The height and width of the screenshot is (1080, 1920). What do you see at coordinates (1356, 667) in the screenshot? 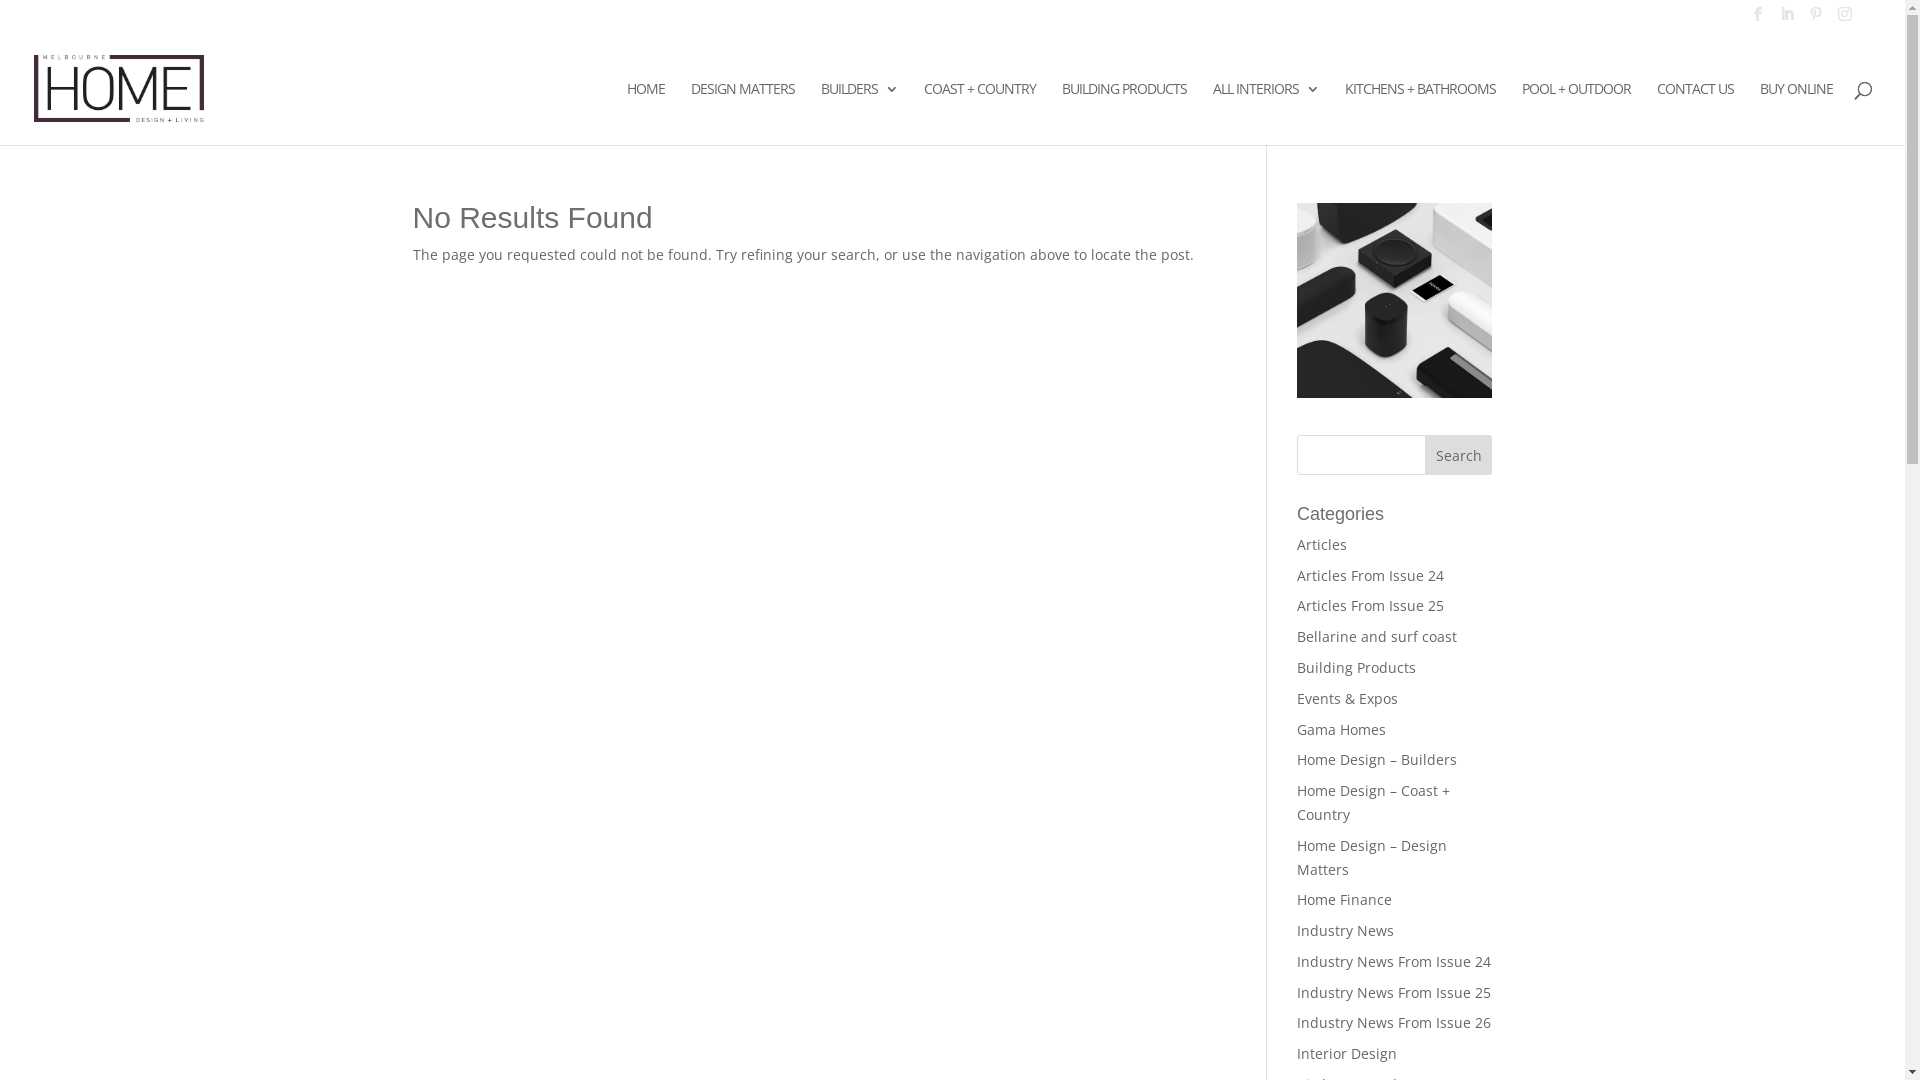
I see `'Building Products'` at bounding box center [1356, 667].